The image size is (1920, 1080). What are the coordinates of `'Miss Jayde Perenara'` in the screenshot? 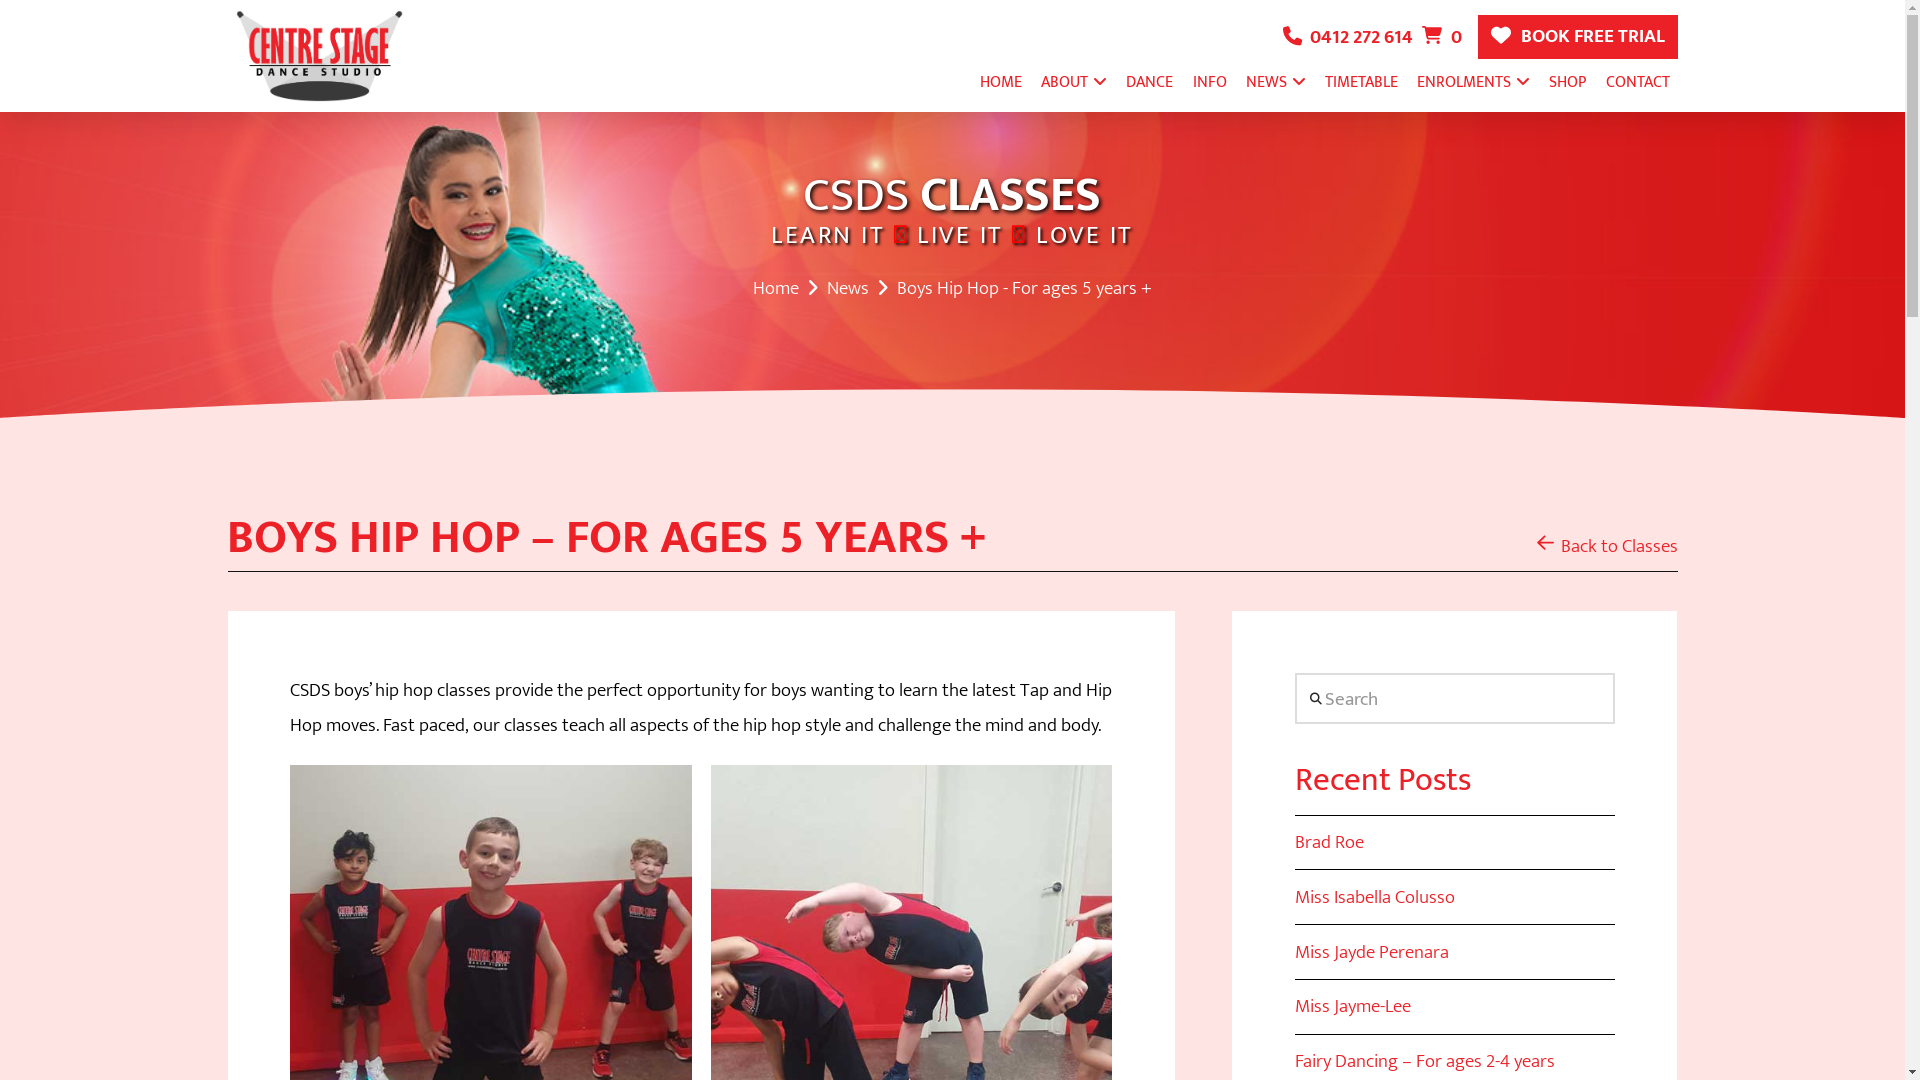 It's located at (1371, 951).